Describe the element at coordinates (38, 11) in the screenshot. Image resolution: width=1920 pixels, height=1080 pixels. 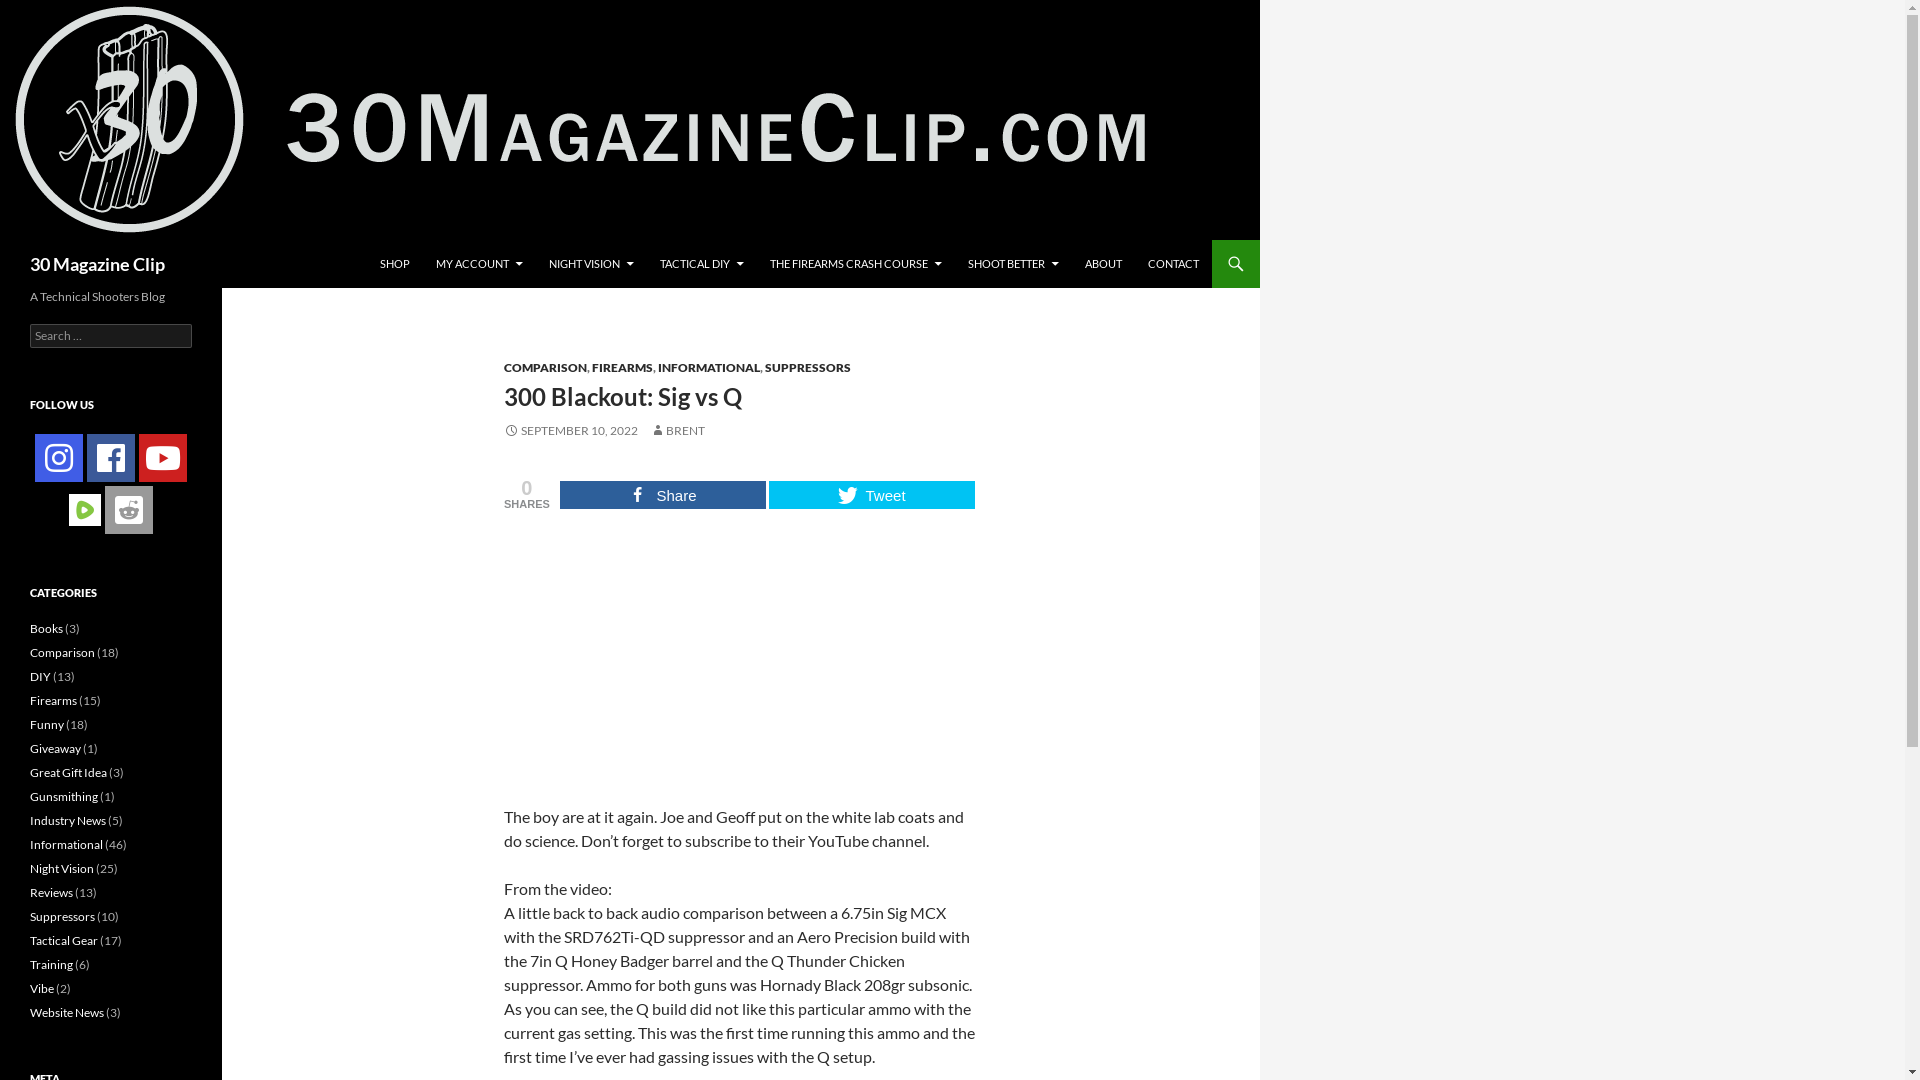
I see `'Search'` at that location.